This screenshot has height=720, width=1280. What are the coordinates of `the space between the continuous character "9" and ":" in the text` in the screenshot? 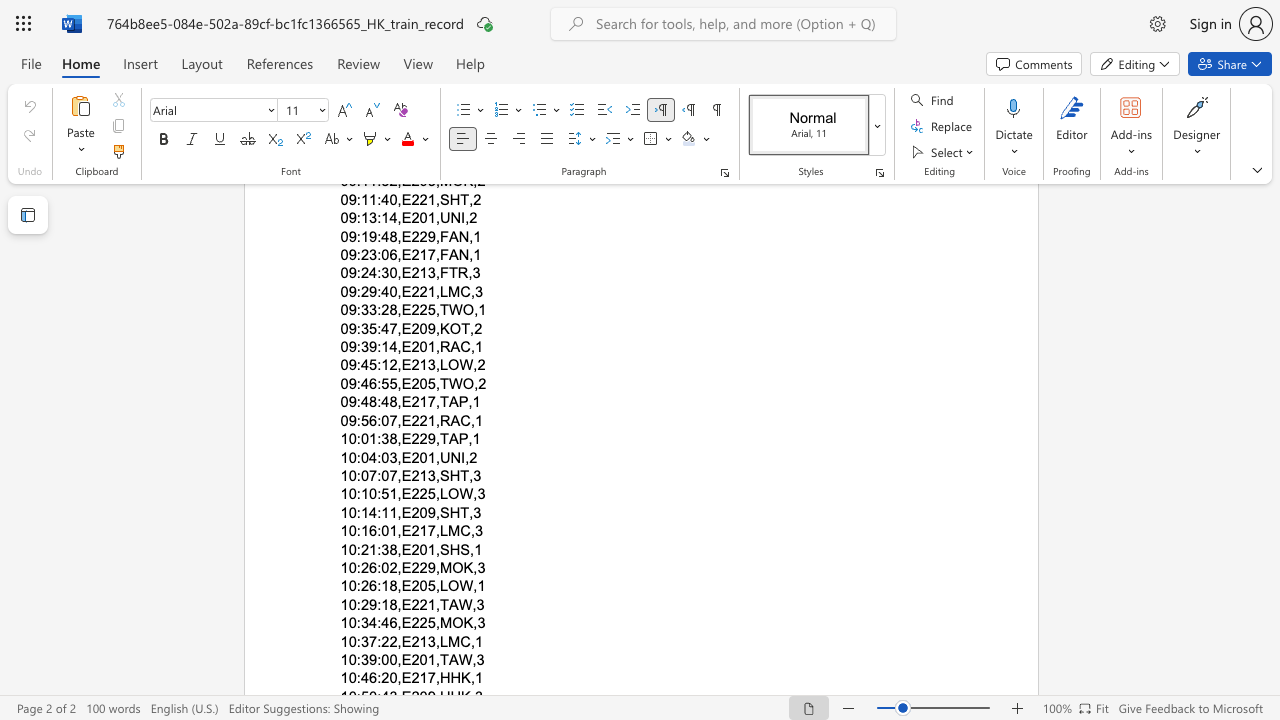 It's located at (376, 659).